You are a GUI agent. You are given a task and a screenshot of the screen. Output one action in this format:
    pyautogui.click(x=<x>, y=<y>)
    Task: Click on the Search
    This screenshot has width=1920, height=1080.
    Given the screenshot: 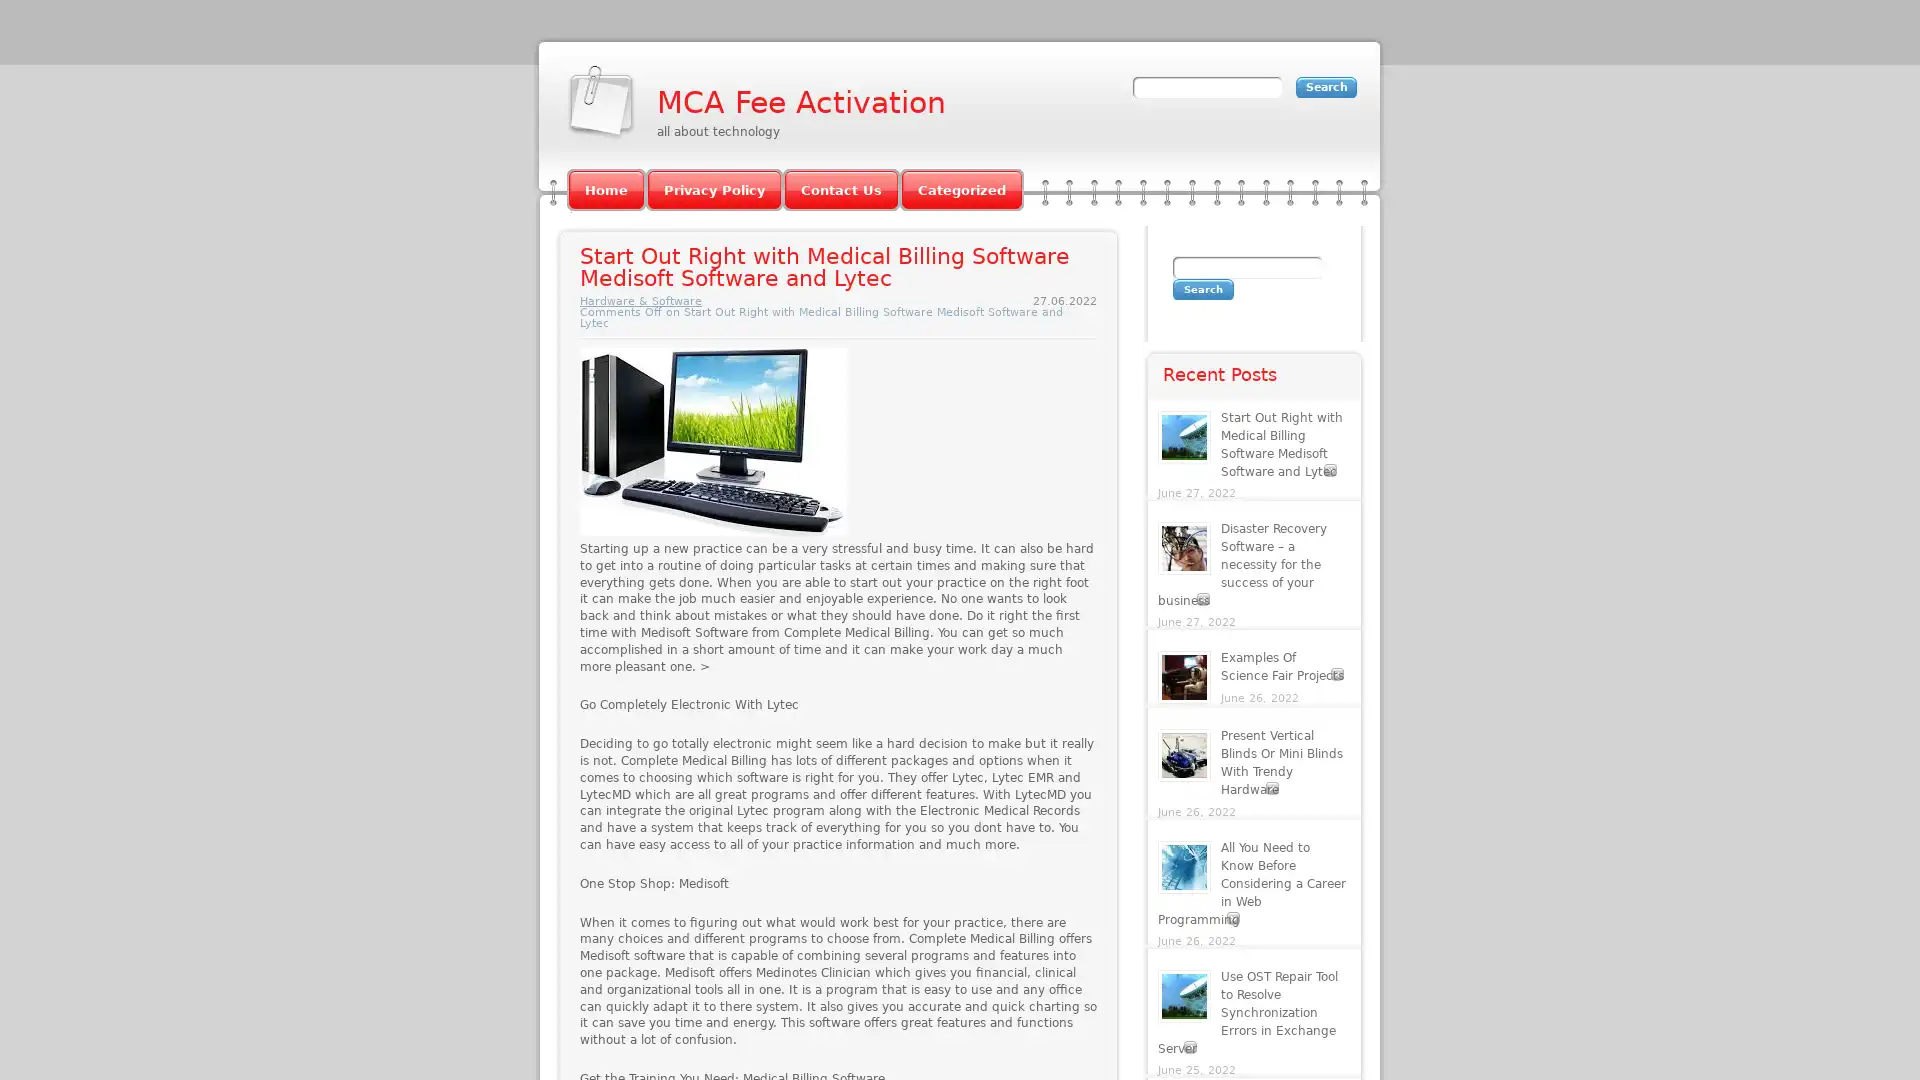 What is the action you would take?
    pyautogui.click(x=1202, y=289)
    